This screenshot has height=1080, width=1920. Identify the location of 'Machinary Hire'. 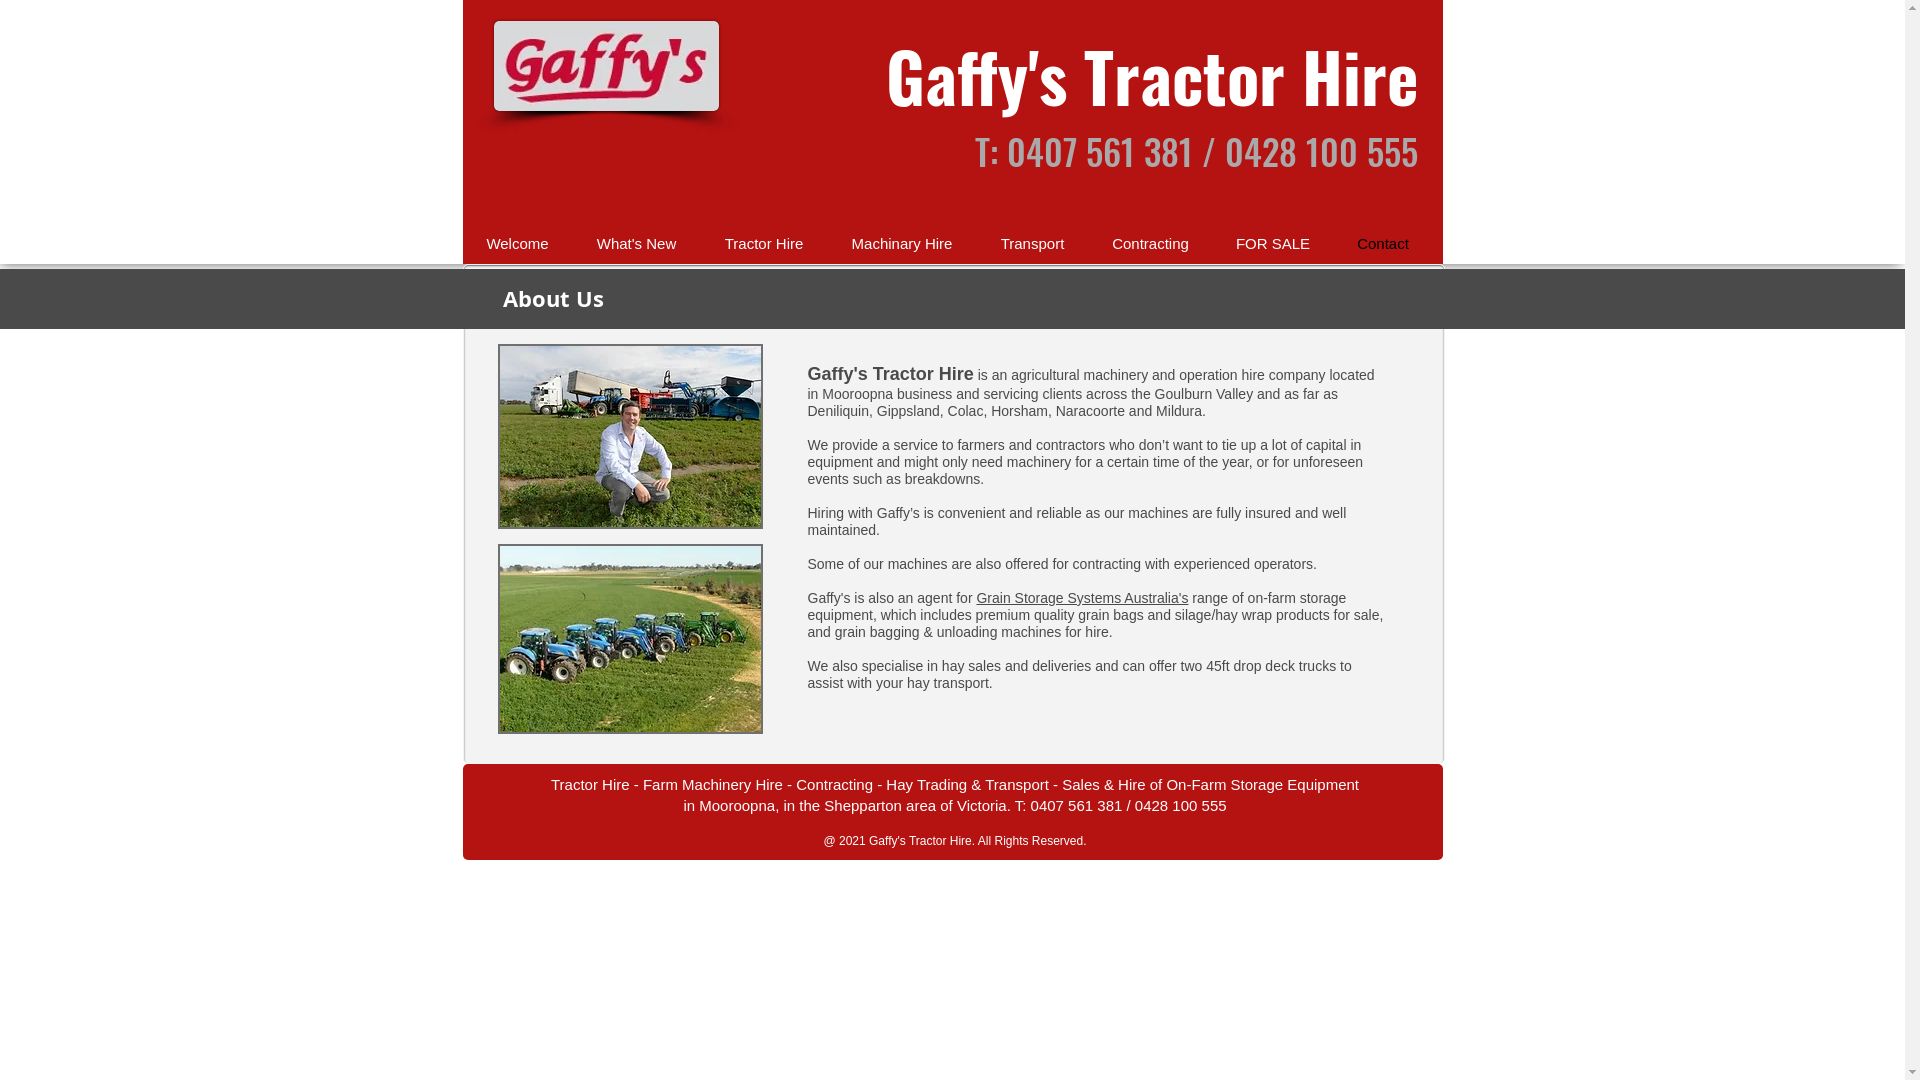
(901, 242).